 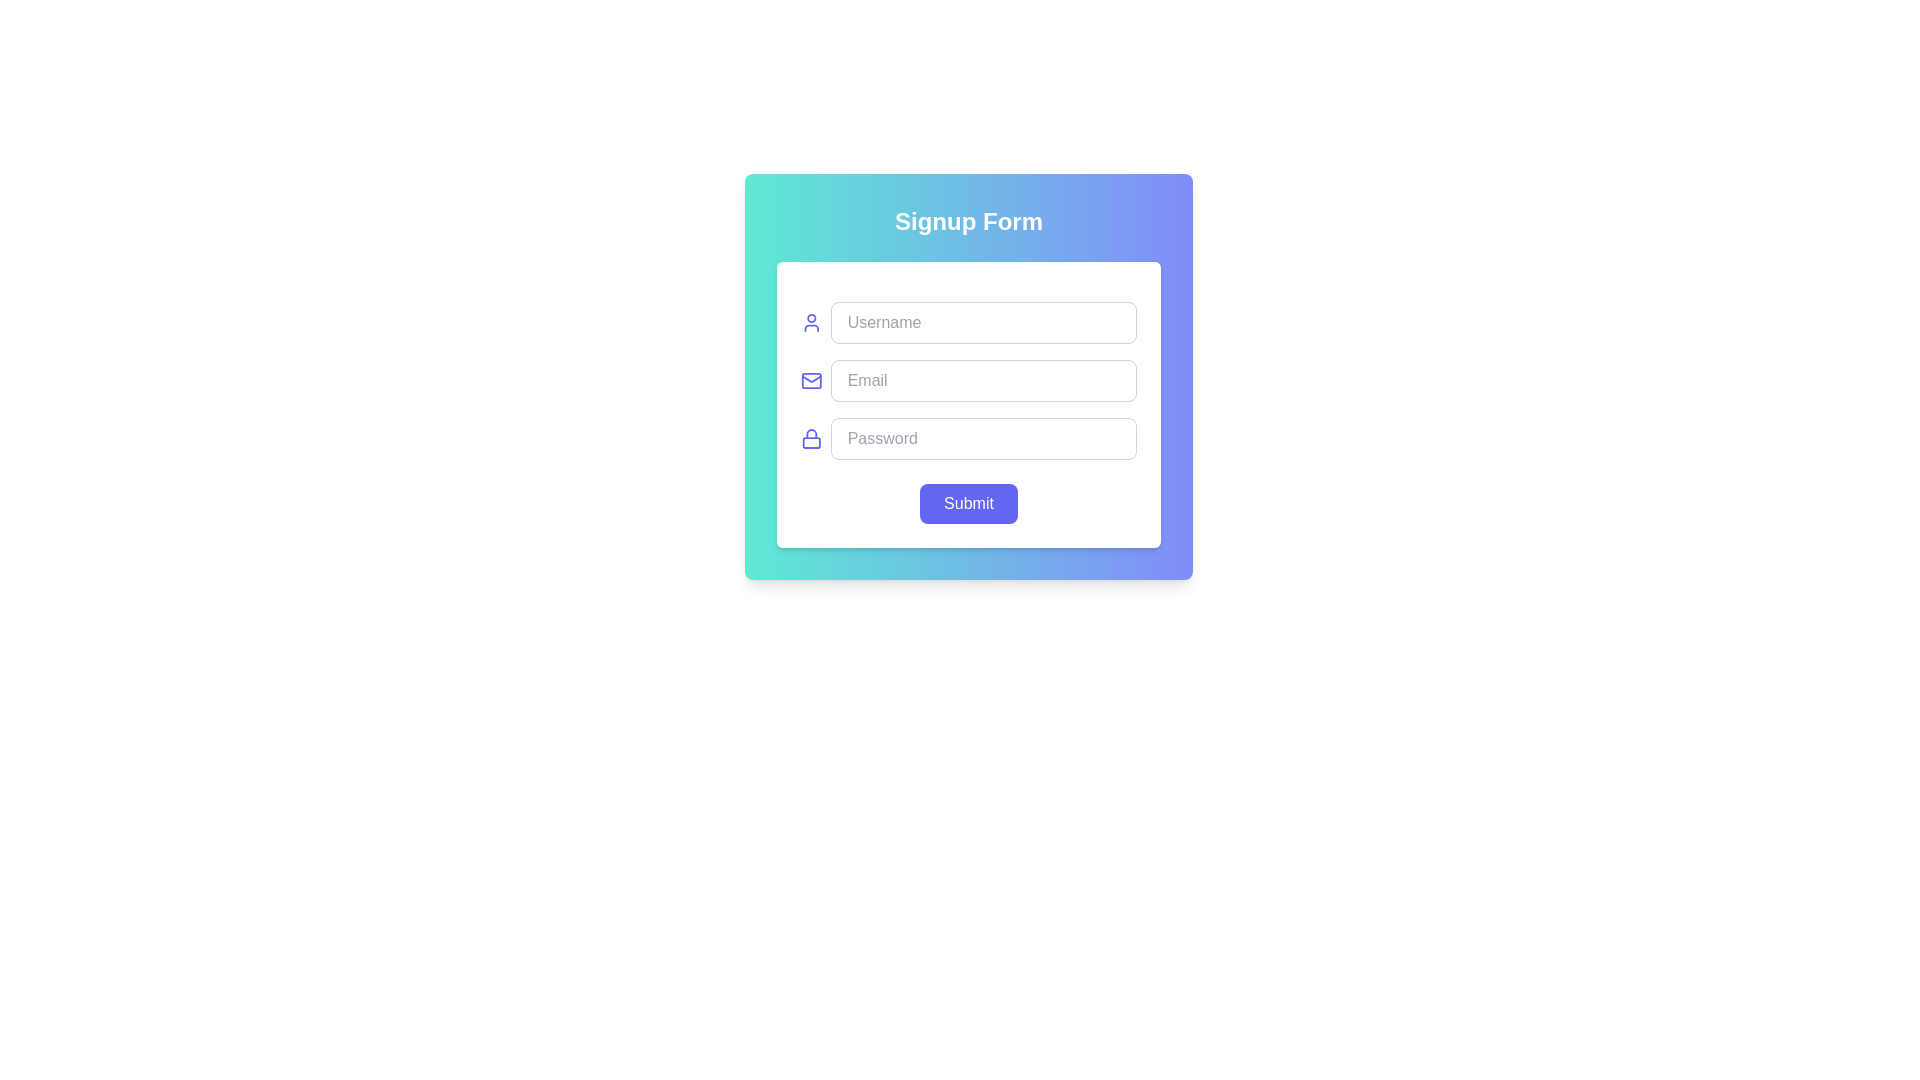 What do you see at coordinates (811, 438) in the screenshot?
I see `the indigo lock icon with rounded corners located to the left of the password input box` at bounding box center [811, 438].